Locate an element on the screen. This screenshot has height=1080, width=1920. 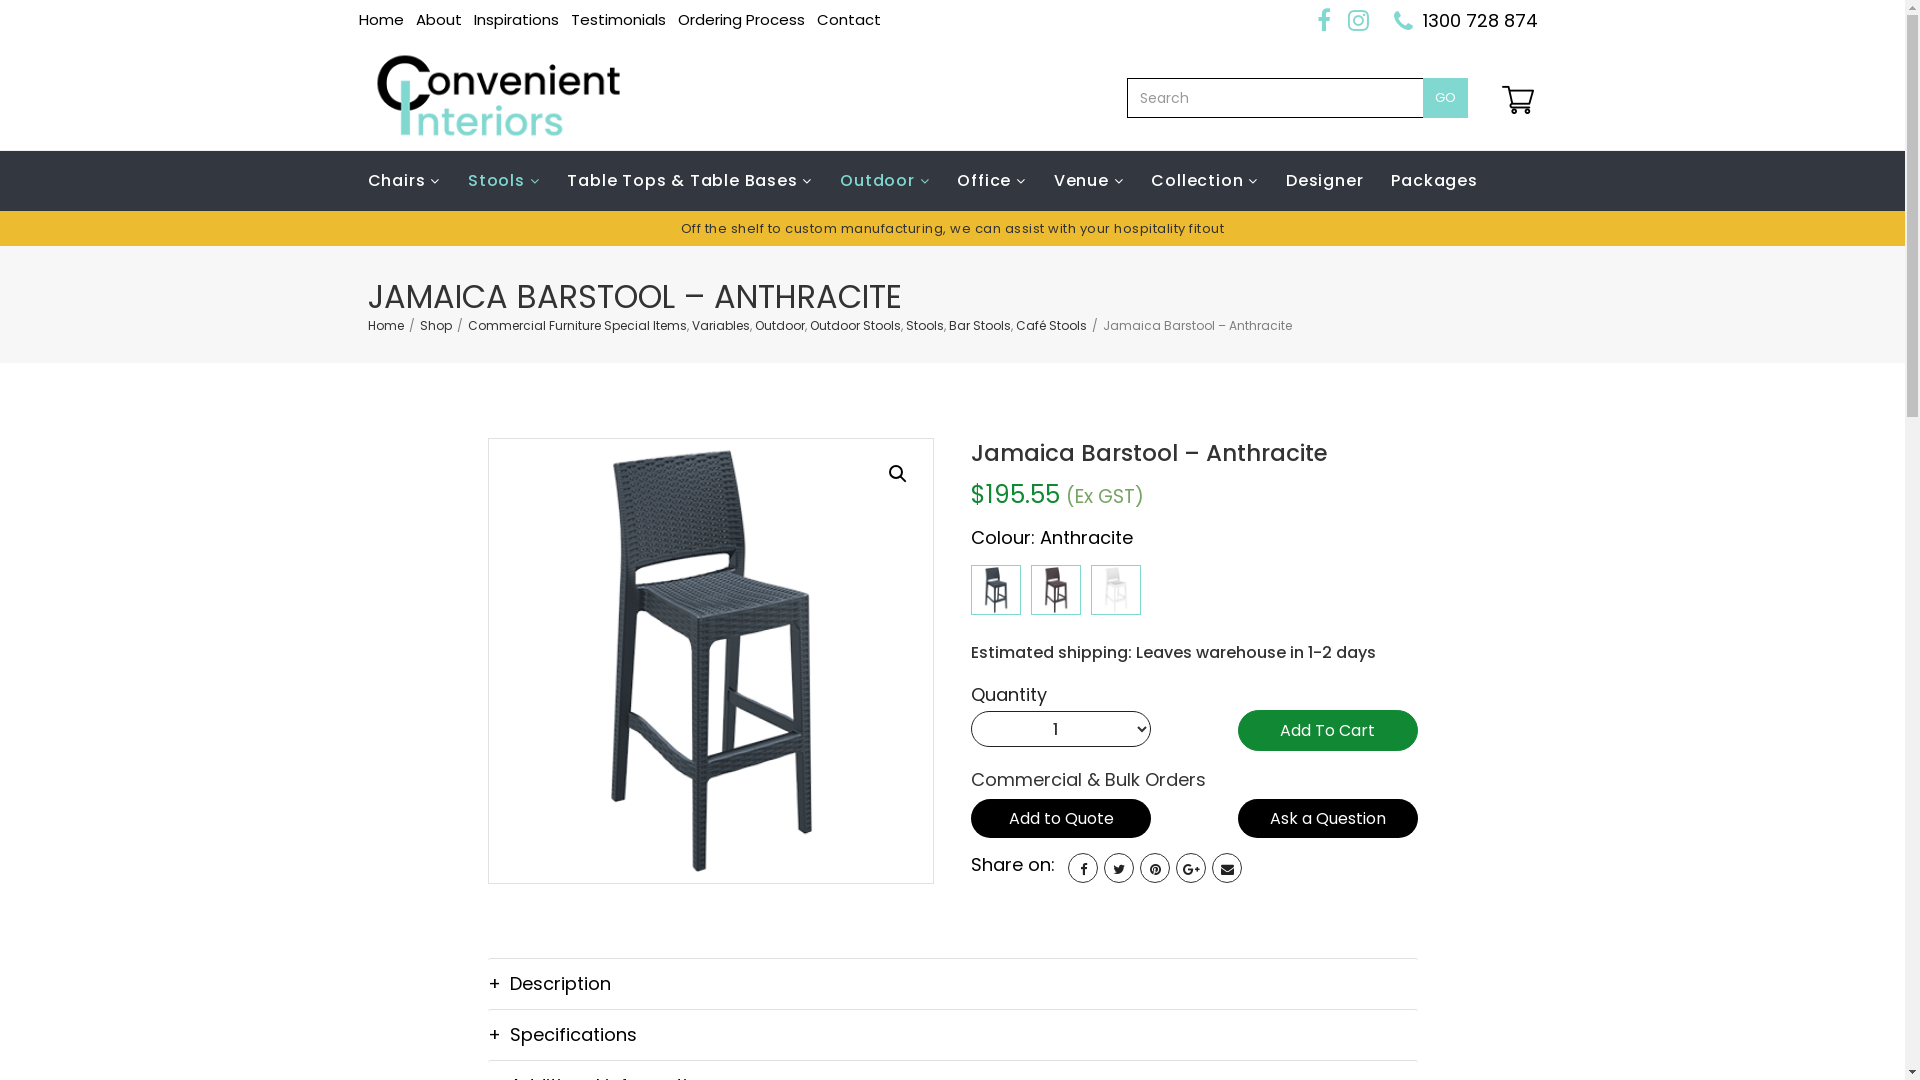
'Ask a Question' is located at coordinates (1328, 818).